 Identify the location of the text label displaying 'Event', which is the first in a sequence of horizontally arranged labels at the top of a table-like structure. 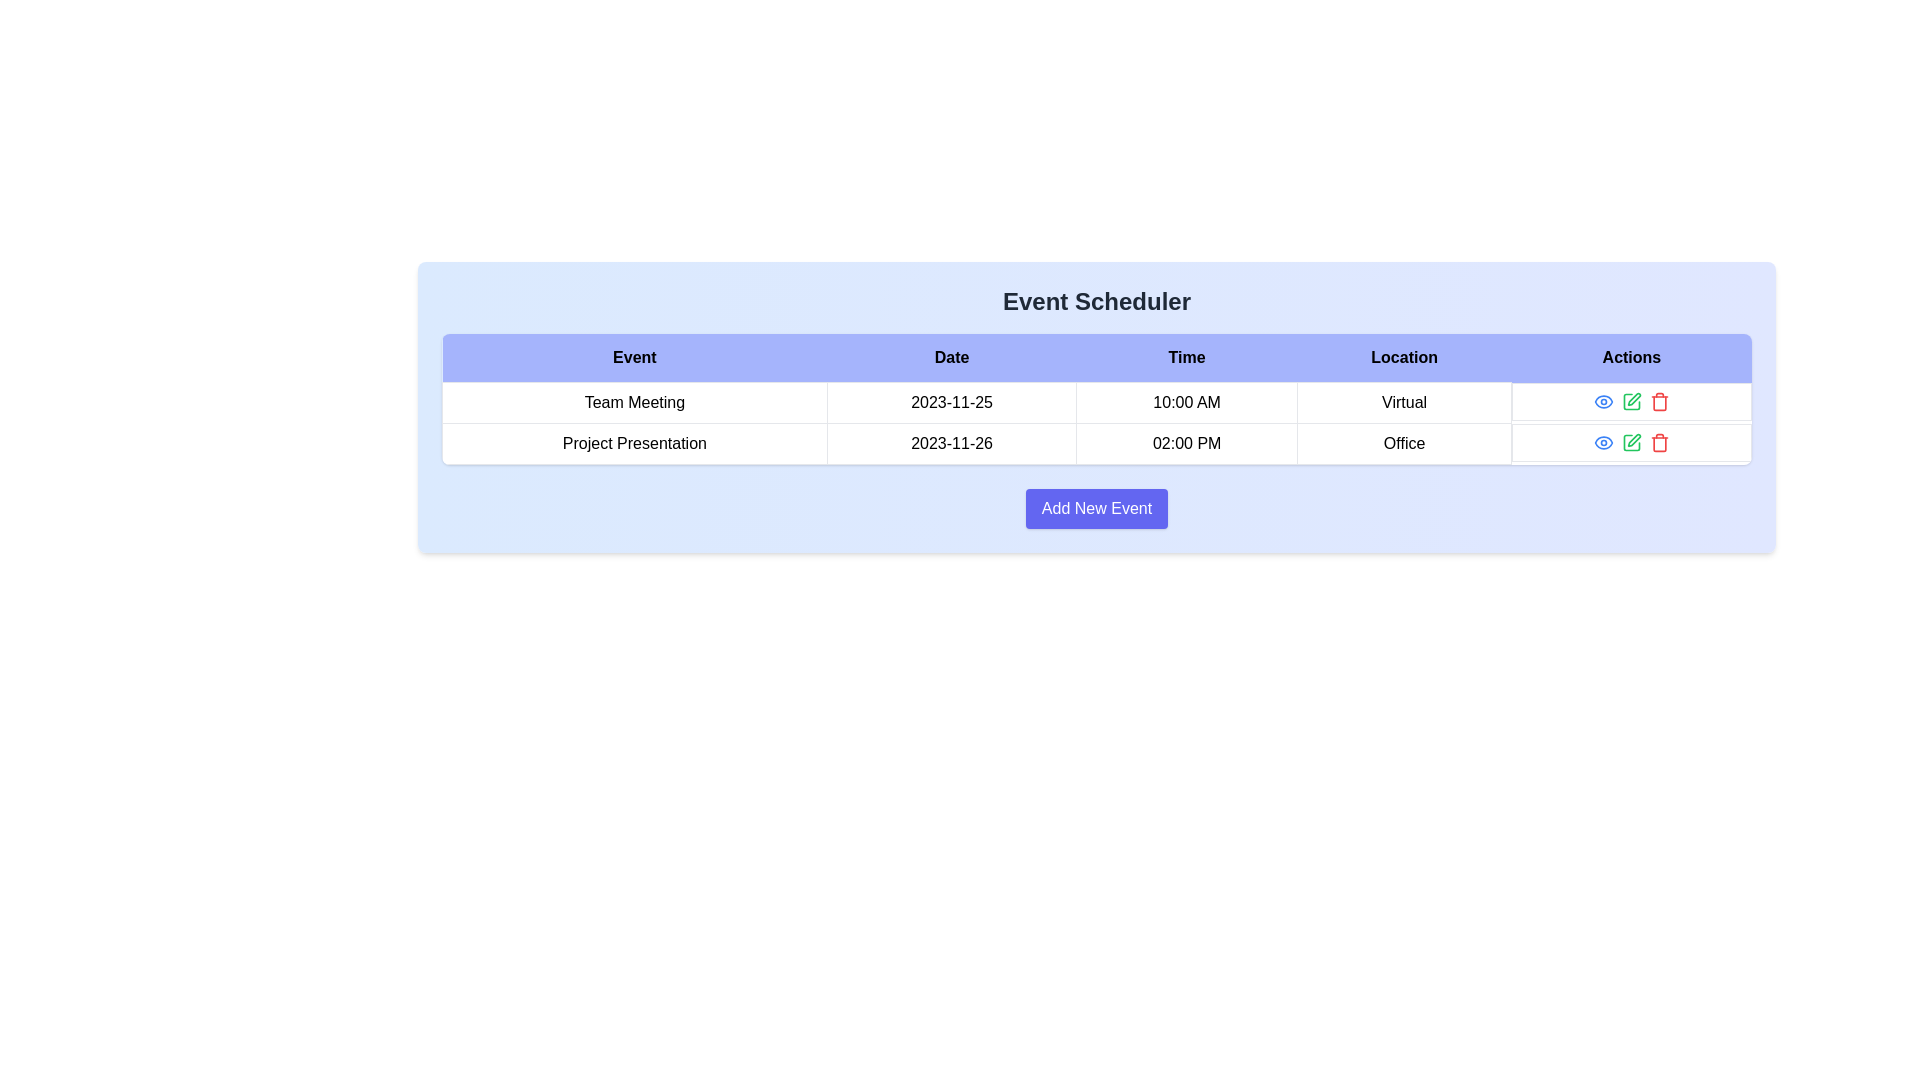
(633, 357).